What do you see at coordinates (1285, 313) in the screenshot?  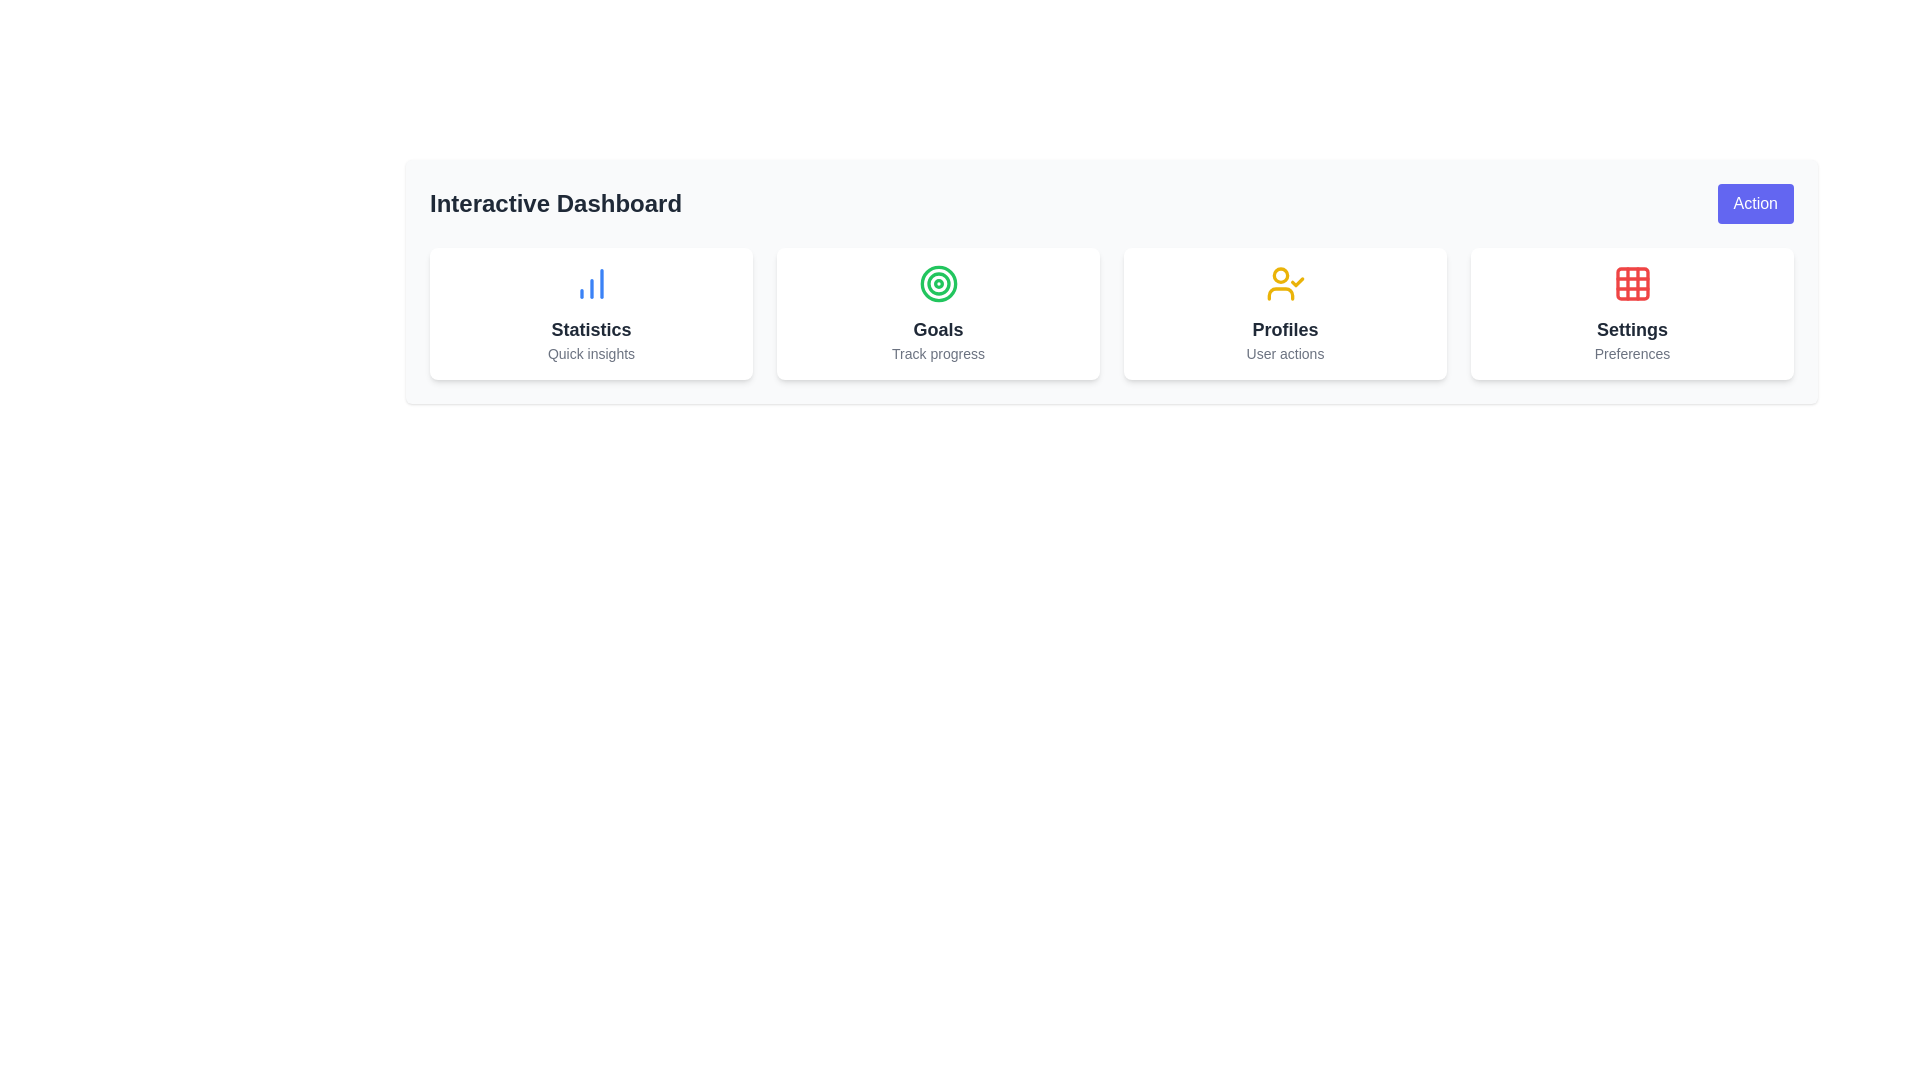 I see `the 'Profiles' card component in the grid layout to trigger UI feedback such as a shadow increase` at bounding box center [1285, 313].